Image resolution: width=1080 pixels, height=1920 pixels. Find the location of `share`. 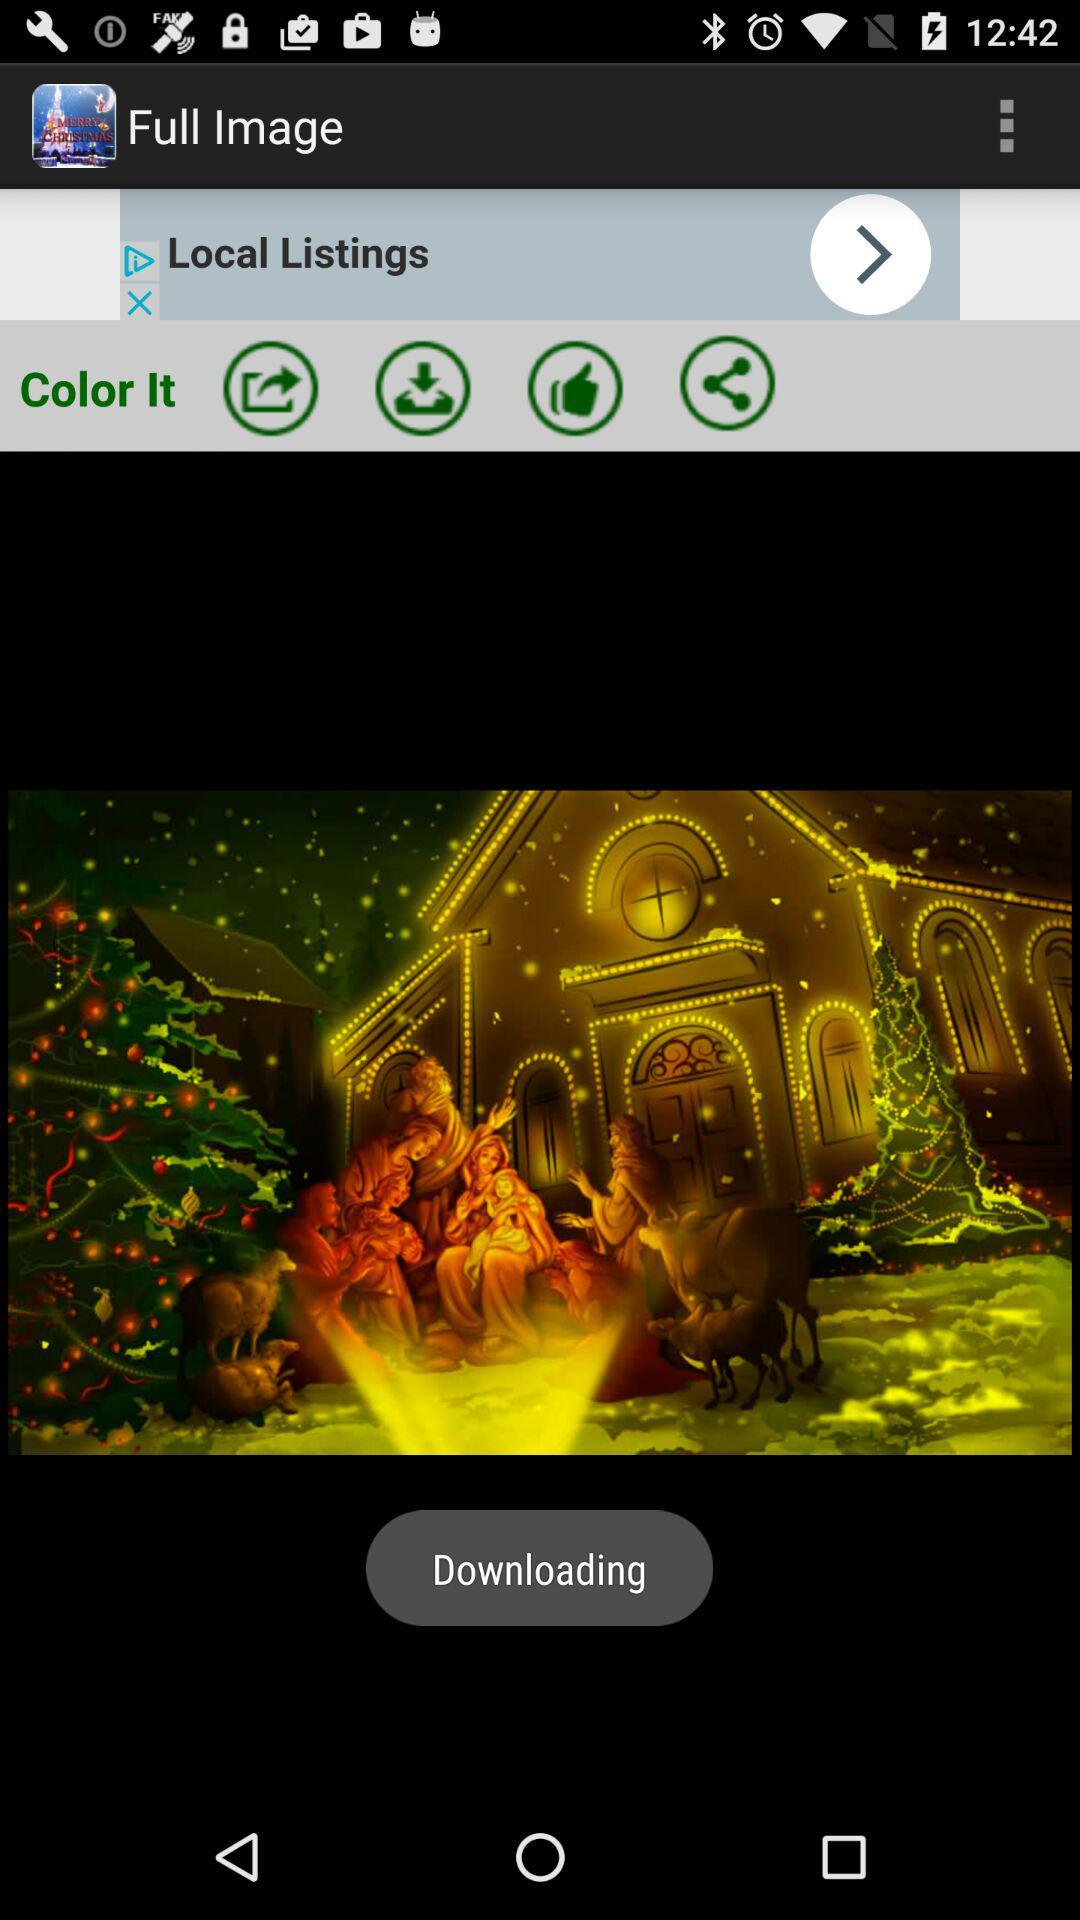

share is located at coordinates (727, 383).